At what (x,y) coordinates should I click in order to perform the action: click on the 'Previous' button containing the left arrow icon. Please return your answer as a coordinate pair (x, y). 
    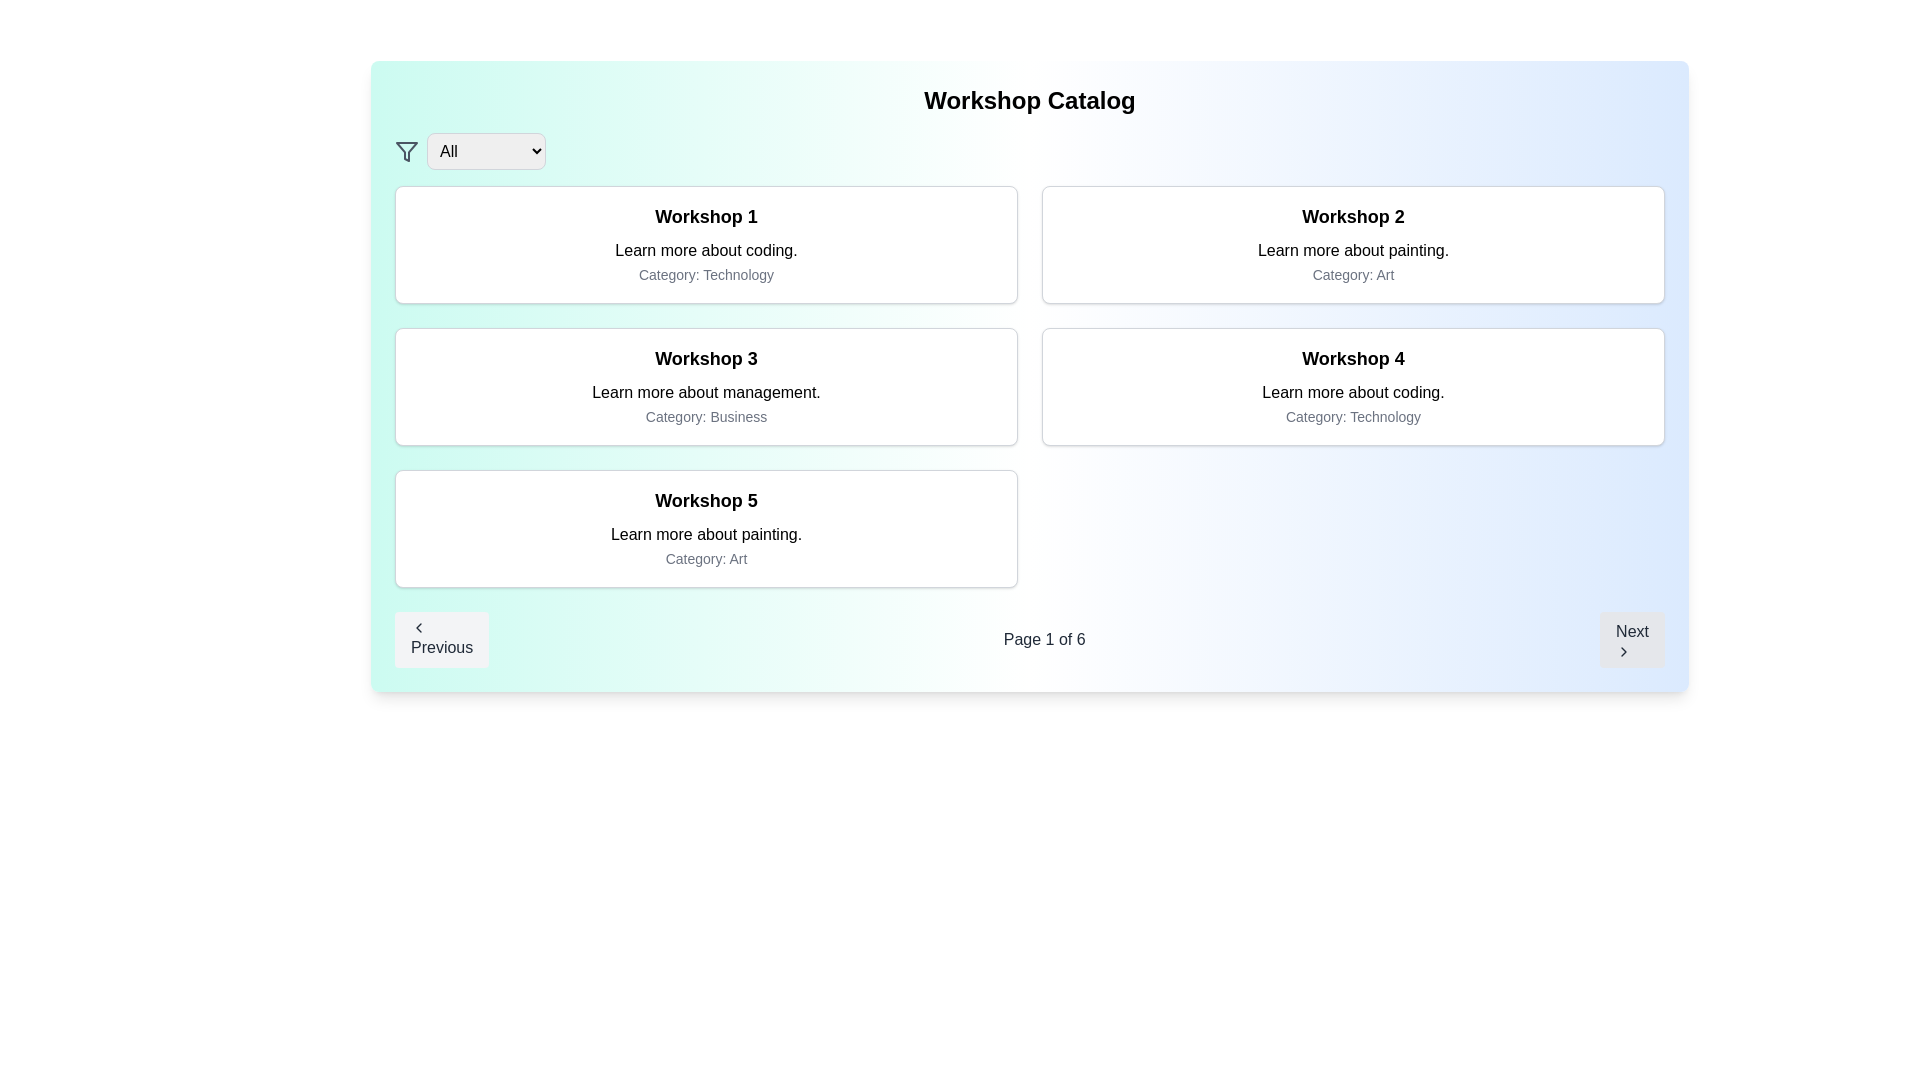
    Looking at the image, I should click on (417, 627).